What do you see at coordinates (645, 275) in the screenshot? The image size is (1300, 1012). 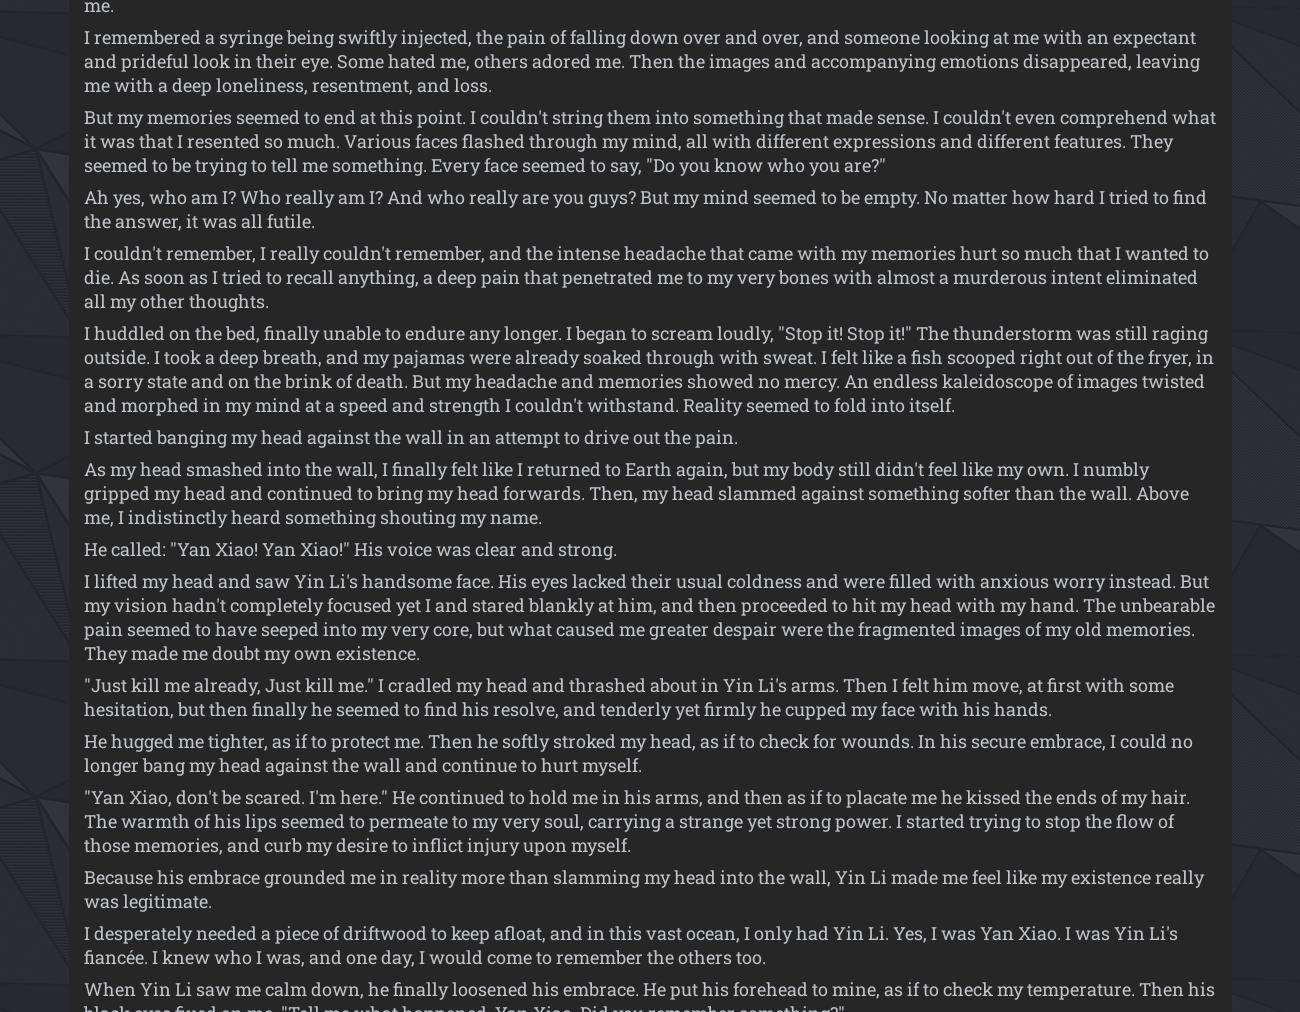 I see `'I couldn't remember, I really couldn't remember, and the intense headache that came with my memories hurt so much that I wanted to die. As soon as I tried to recall anything, a deep pain that penetrated me to my very bones with almost a murderous intent eliminated all my other thoughts.'` at bounding box center [645, 275].